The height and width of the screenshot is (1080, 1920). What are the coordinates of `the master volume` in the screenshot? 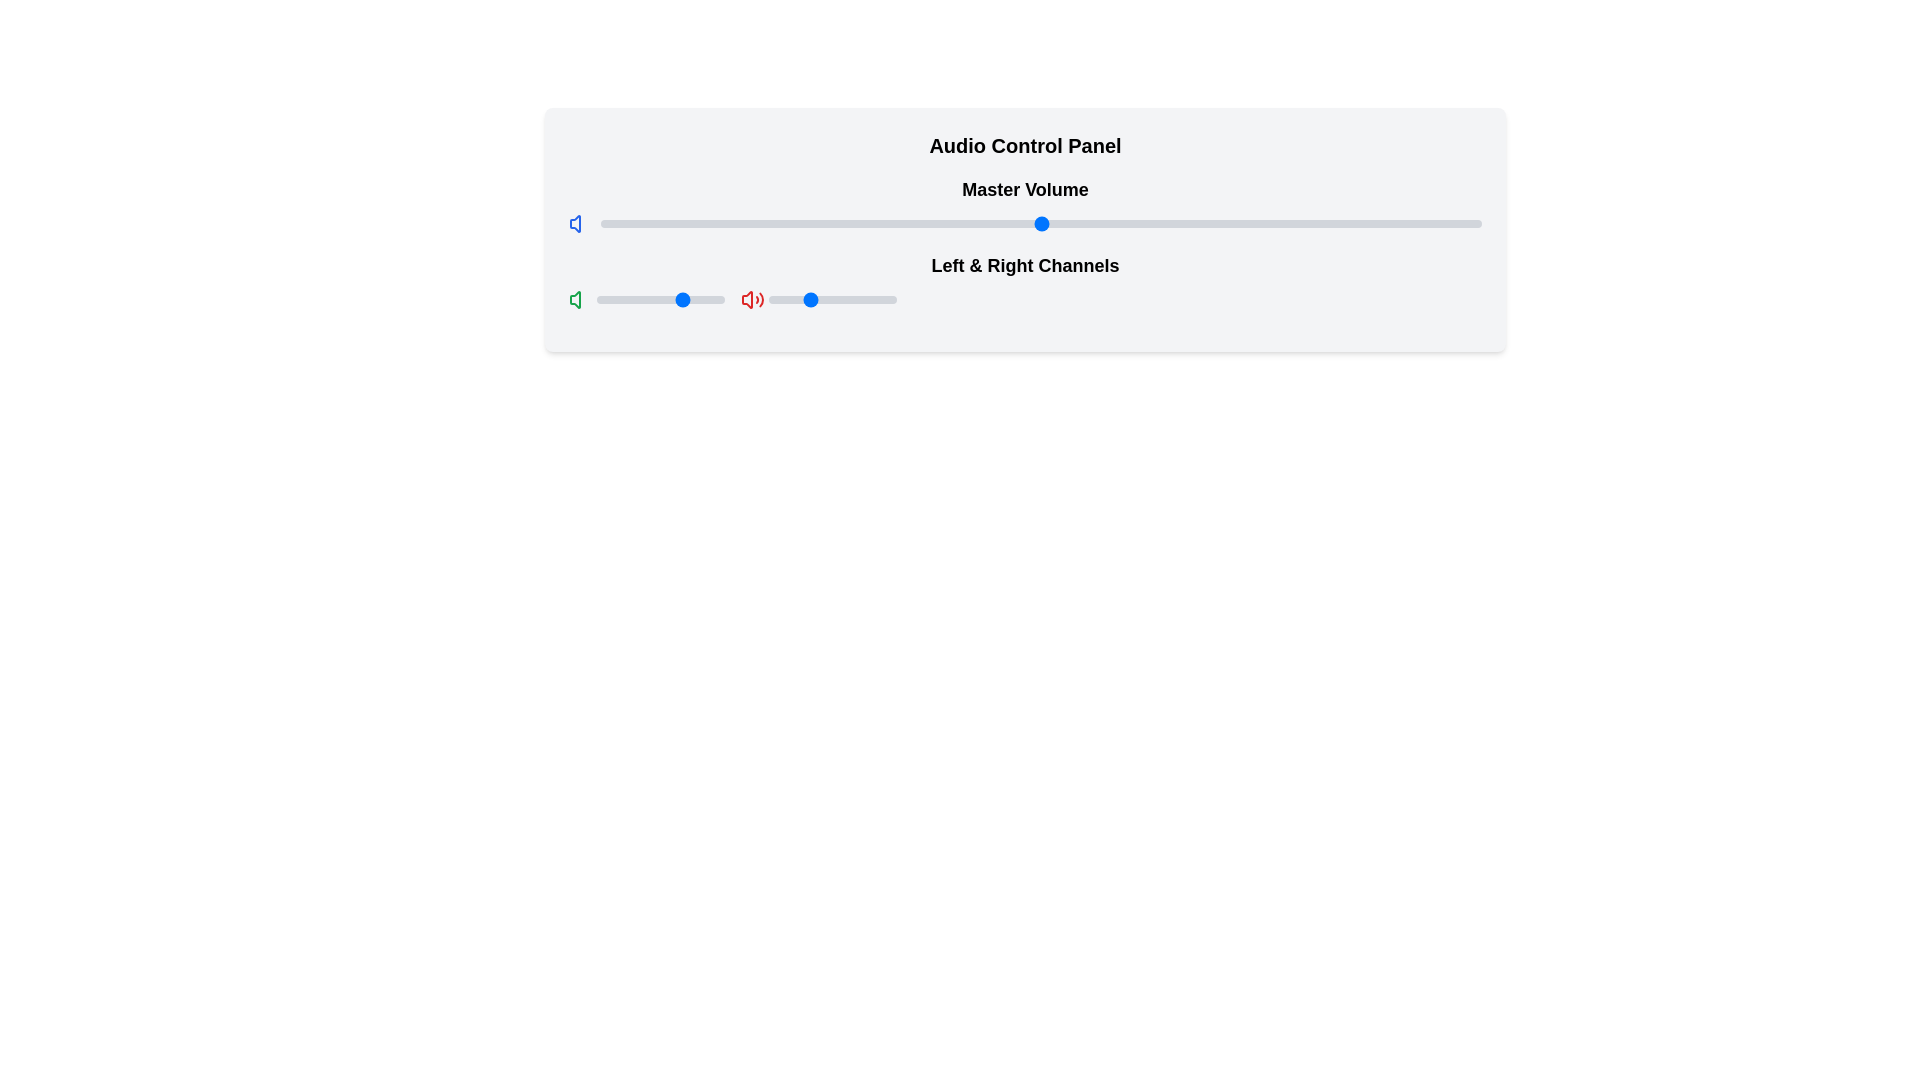 It's located at (934, 223).